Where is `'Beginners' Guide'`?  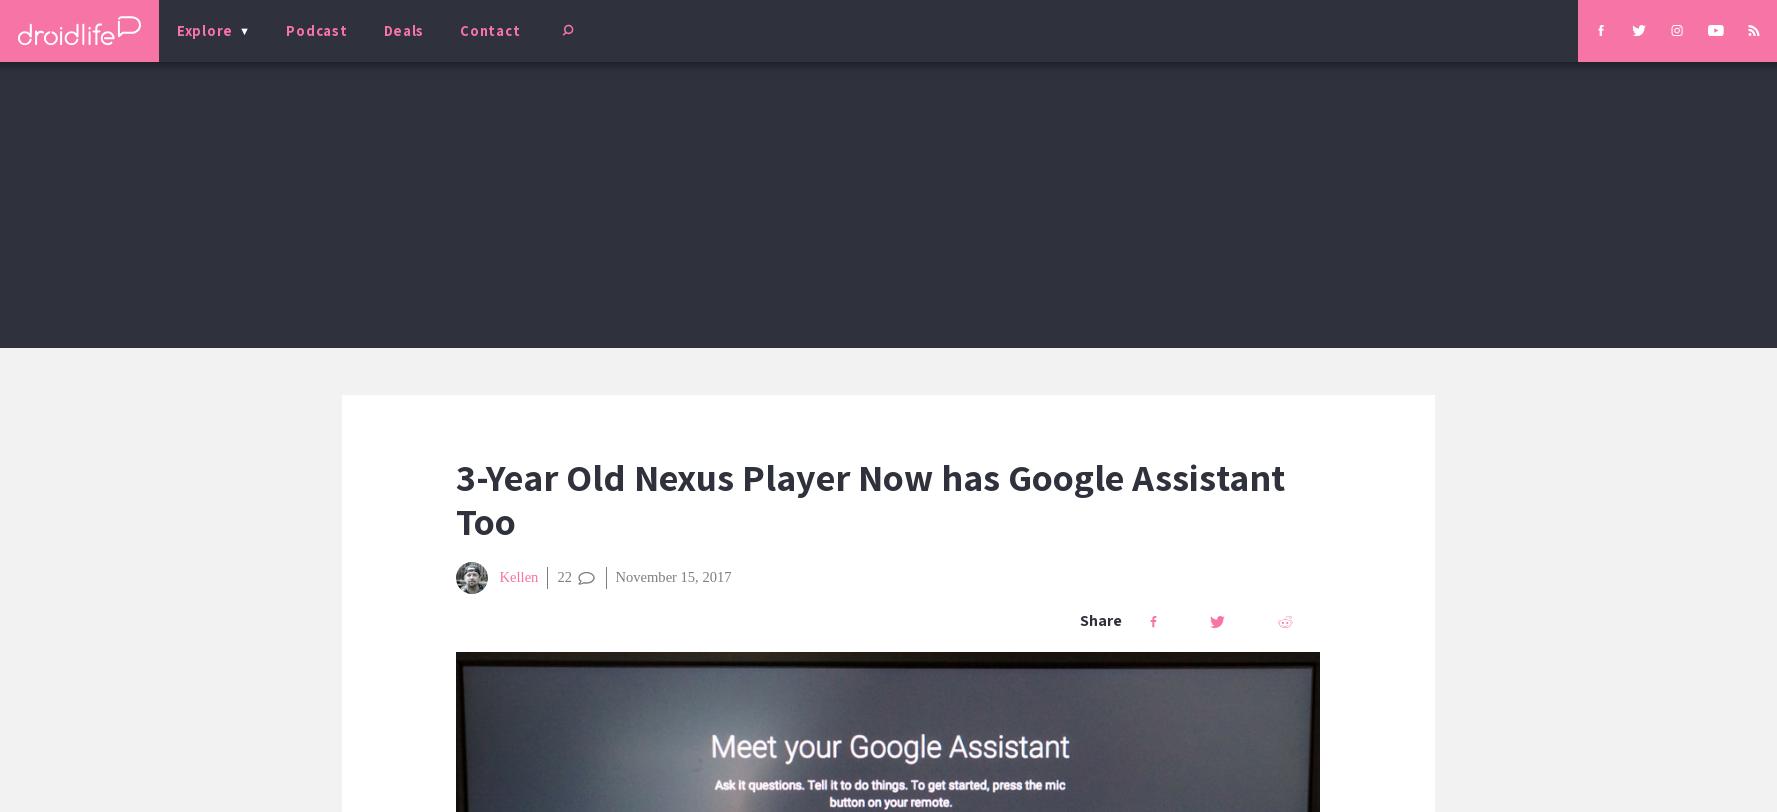
'Beginners' Guide' is located at coordinates (438, 20).